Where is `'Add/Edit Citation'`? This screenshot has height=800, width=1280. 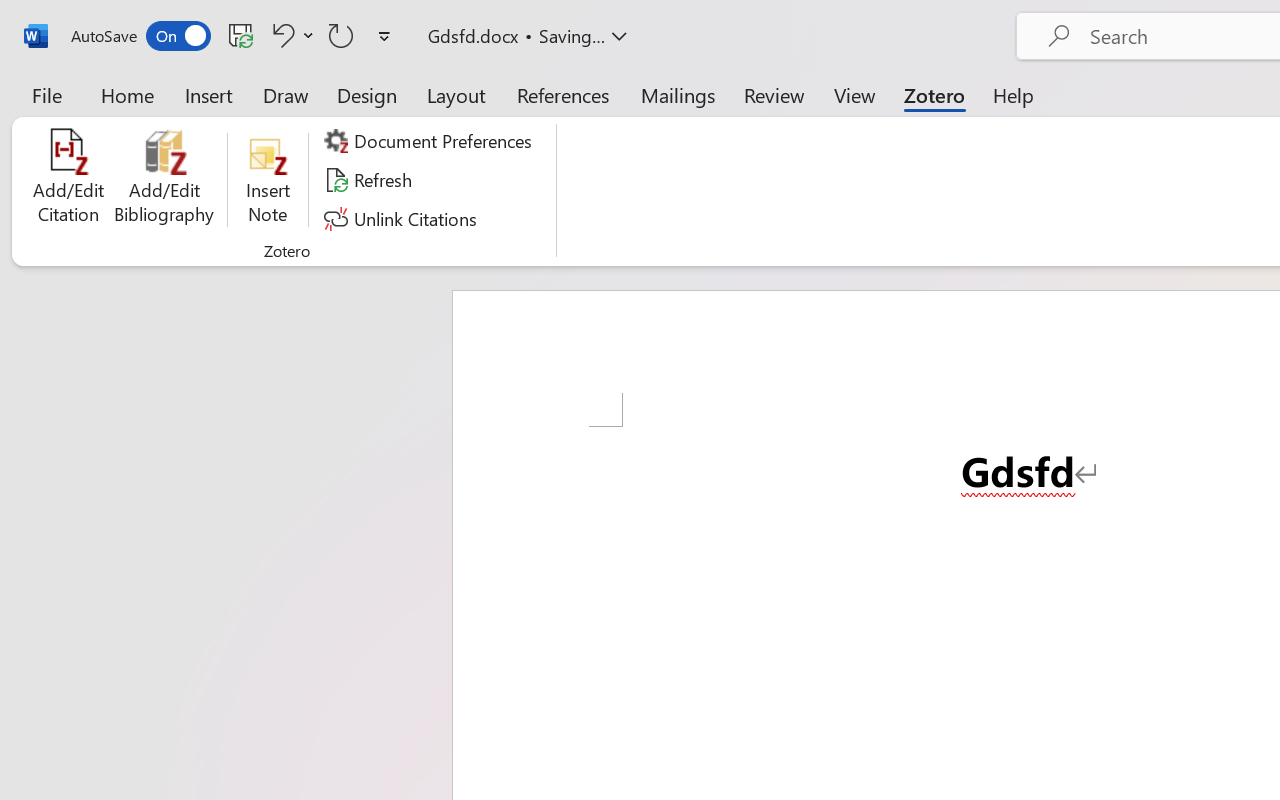 'Add/Edit Citation' is located at coordinates (68, 179).